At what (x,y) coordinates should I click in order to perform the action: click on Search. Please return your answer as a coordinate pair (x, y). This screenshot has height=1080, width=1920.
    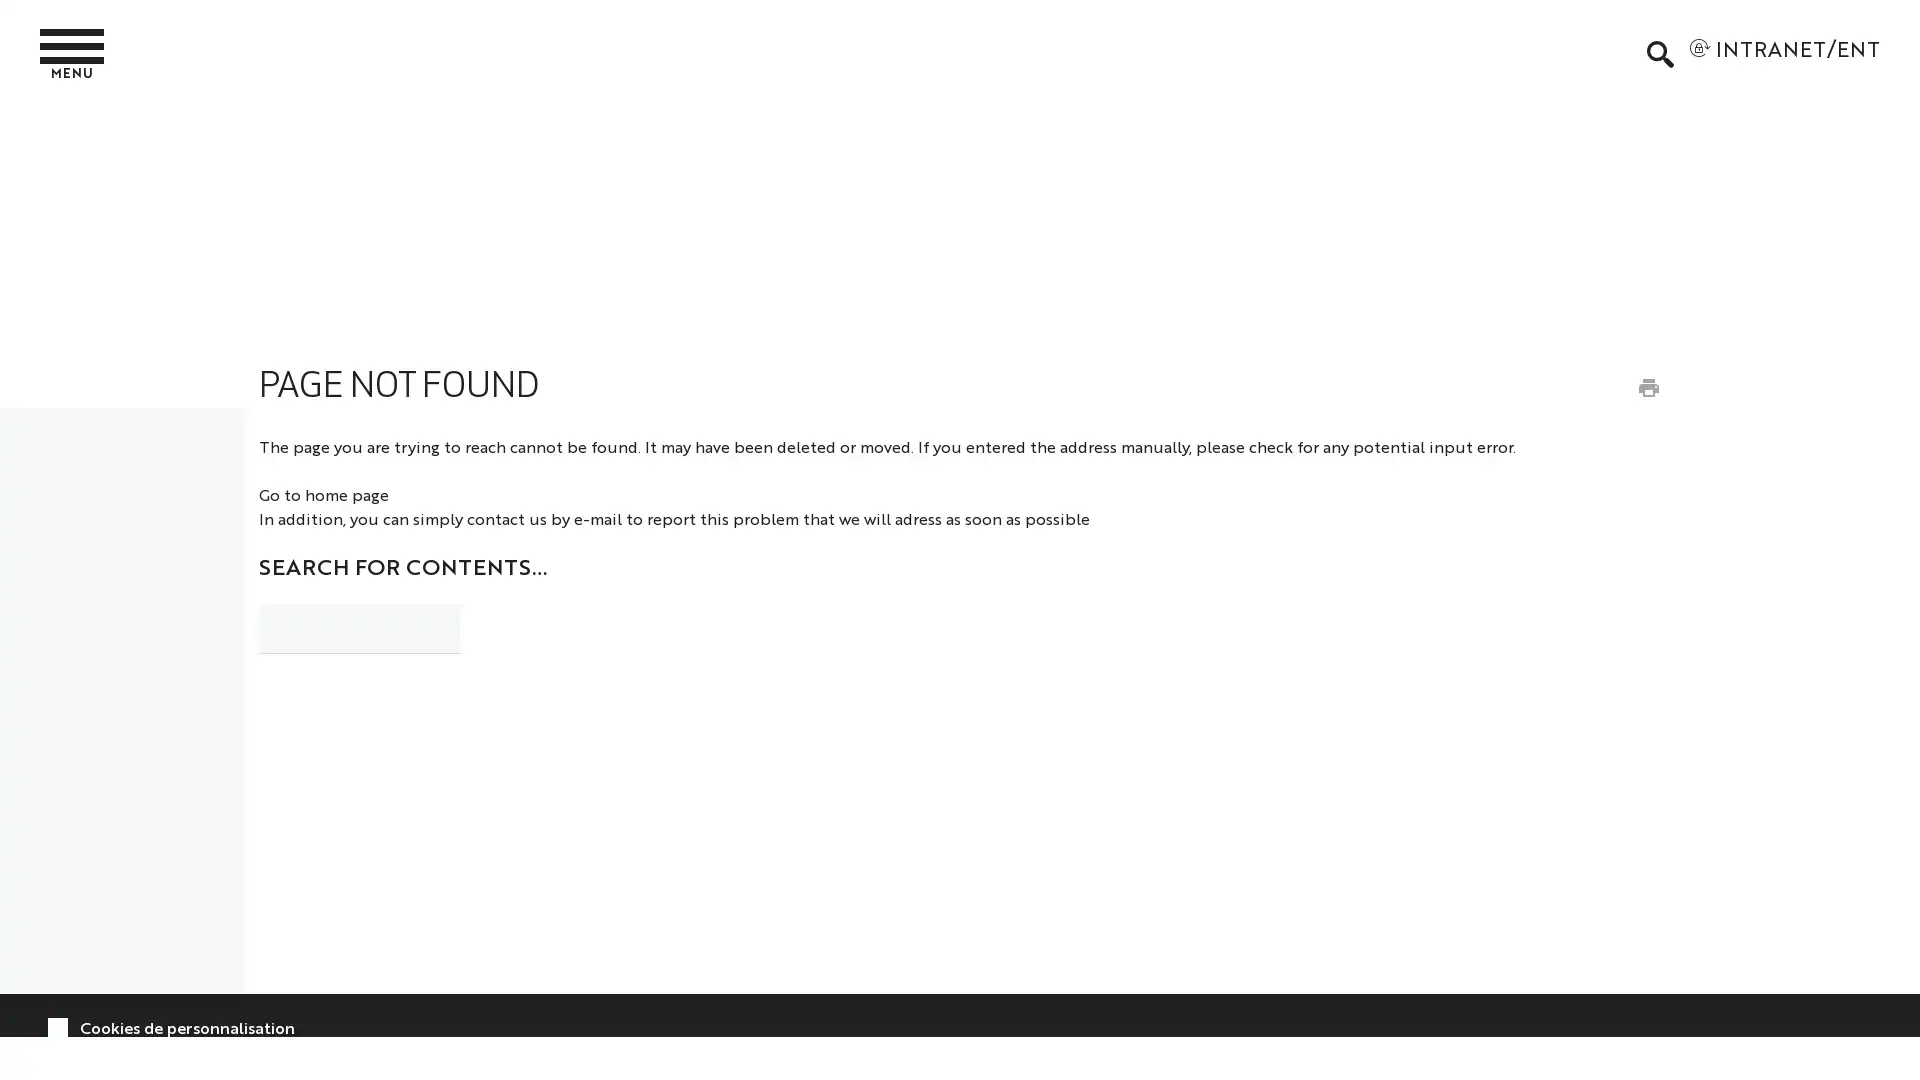
    Looking at the image, I should click on (513, 624).